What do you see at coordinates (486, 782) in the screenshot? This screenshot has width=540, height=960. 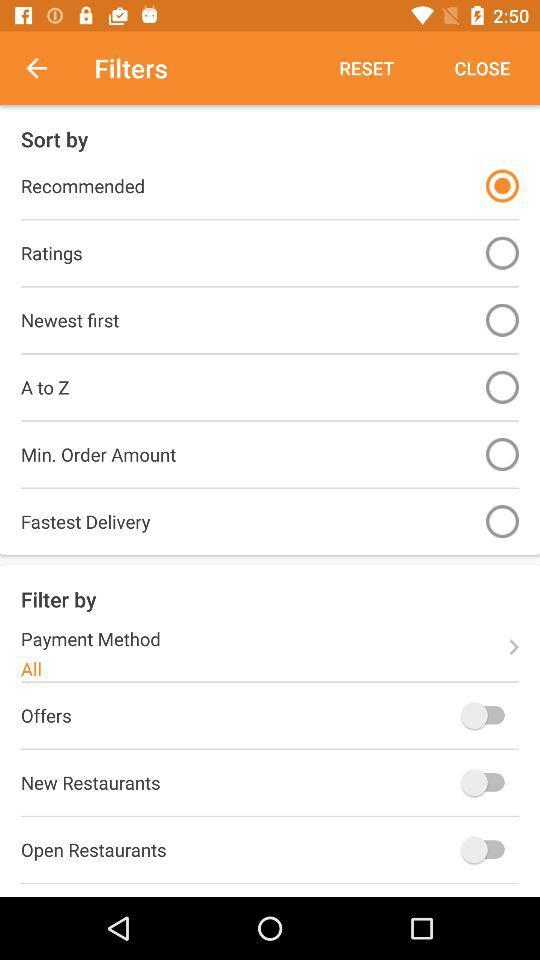 I see `turn on new restaurants` at bounding box center [486, 782].